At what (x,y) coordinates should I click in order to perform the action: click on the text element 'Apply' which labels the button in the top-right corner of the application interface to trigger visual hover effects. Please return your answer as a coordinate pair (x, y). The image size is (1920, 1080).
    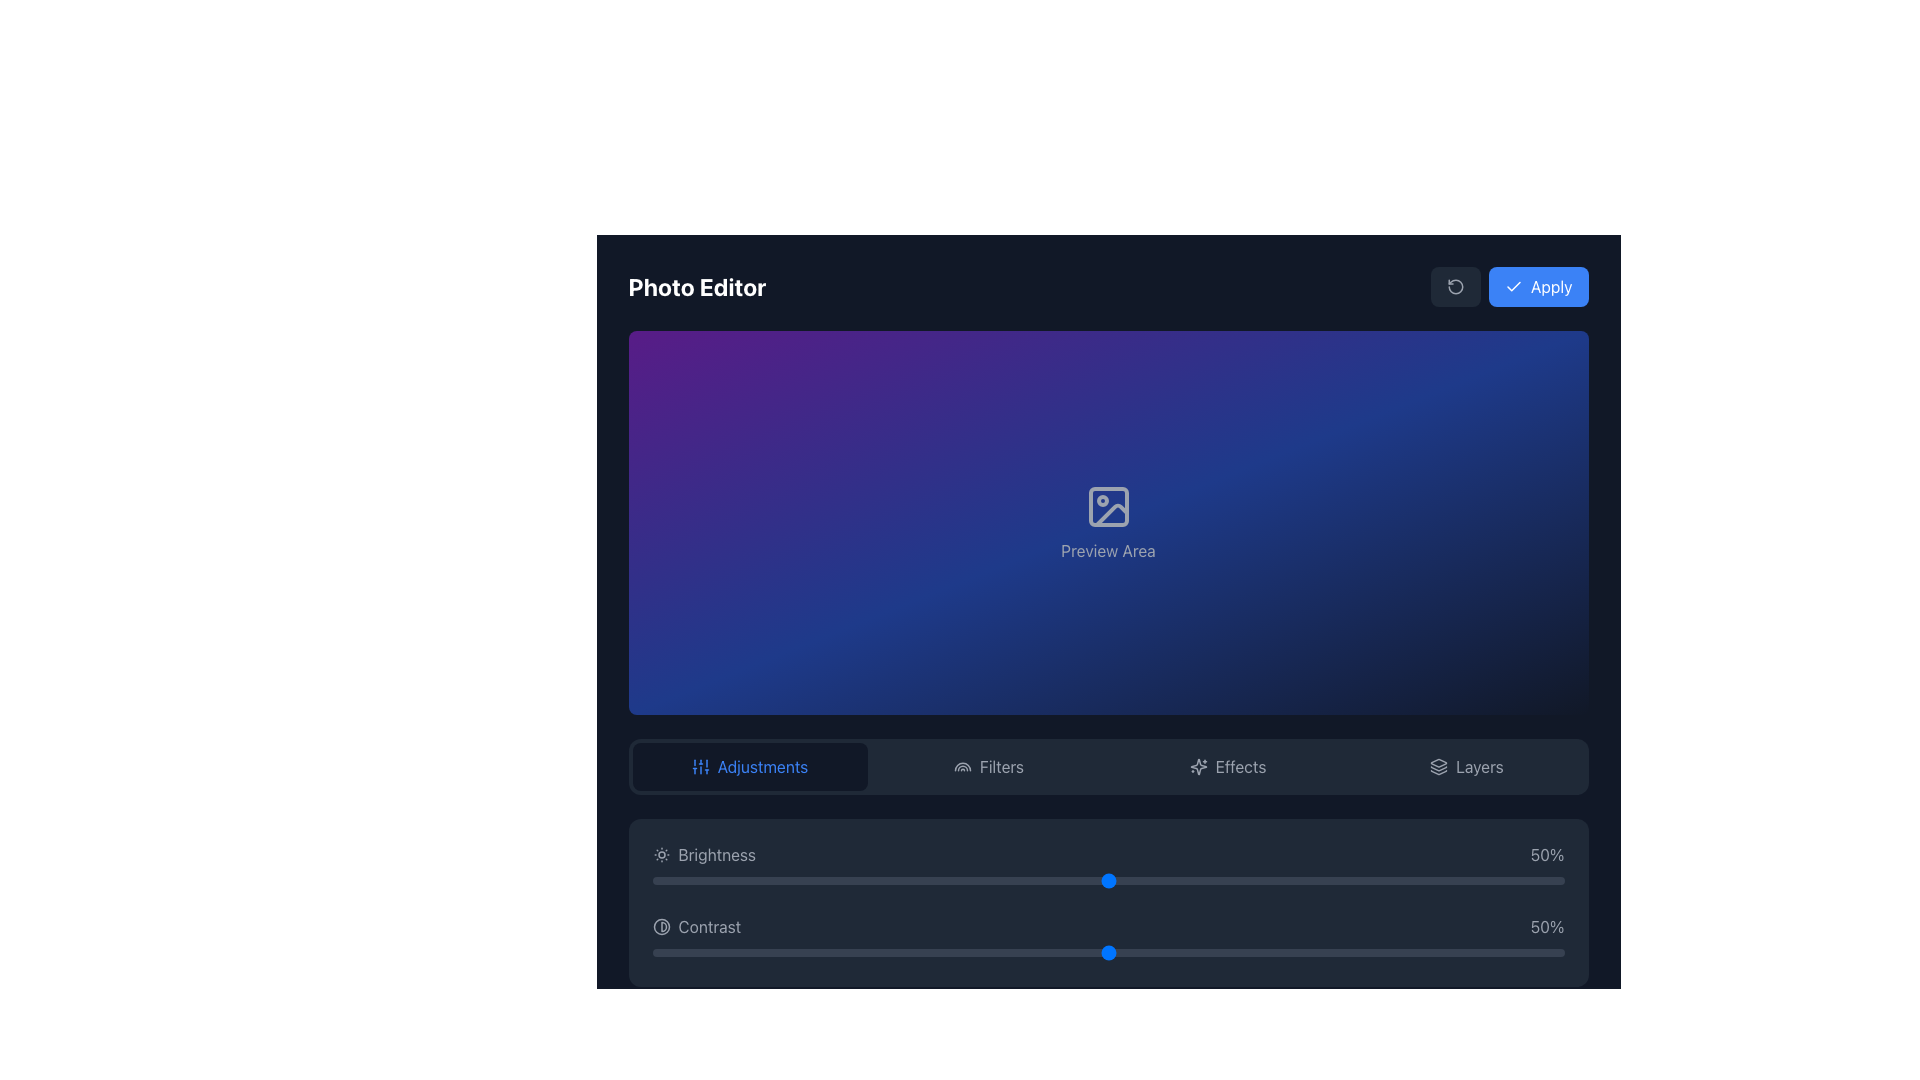
    Looking at the image, I should click on (1550, 286).